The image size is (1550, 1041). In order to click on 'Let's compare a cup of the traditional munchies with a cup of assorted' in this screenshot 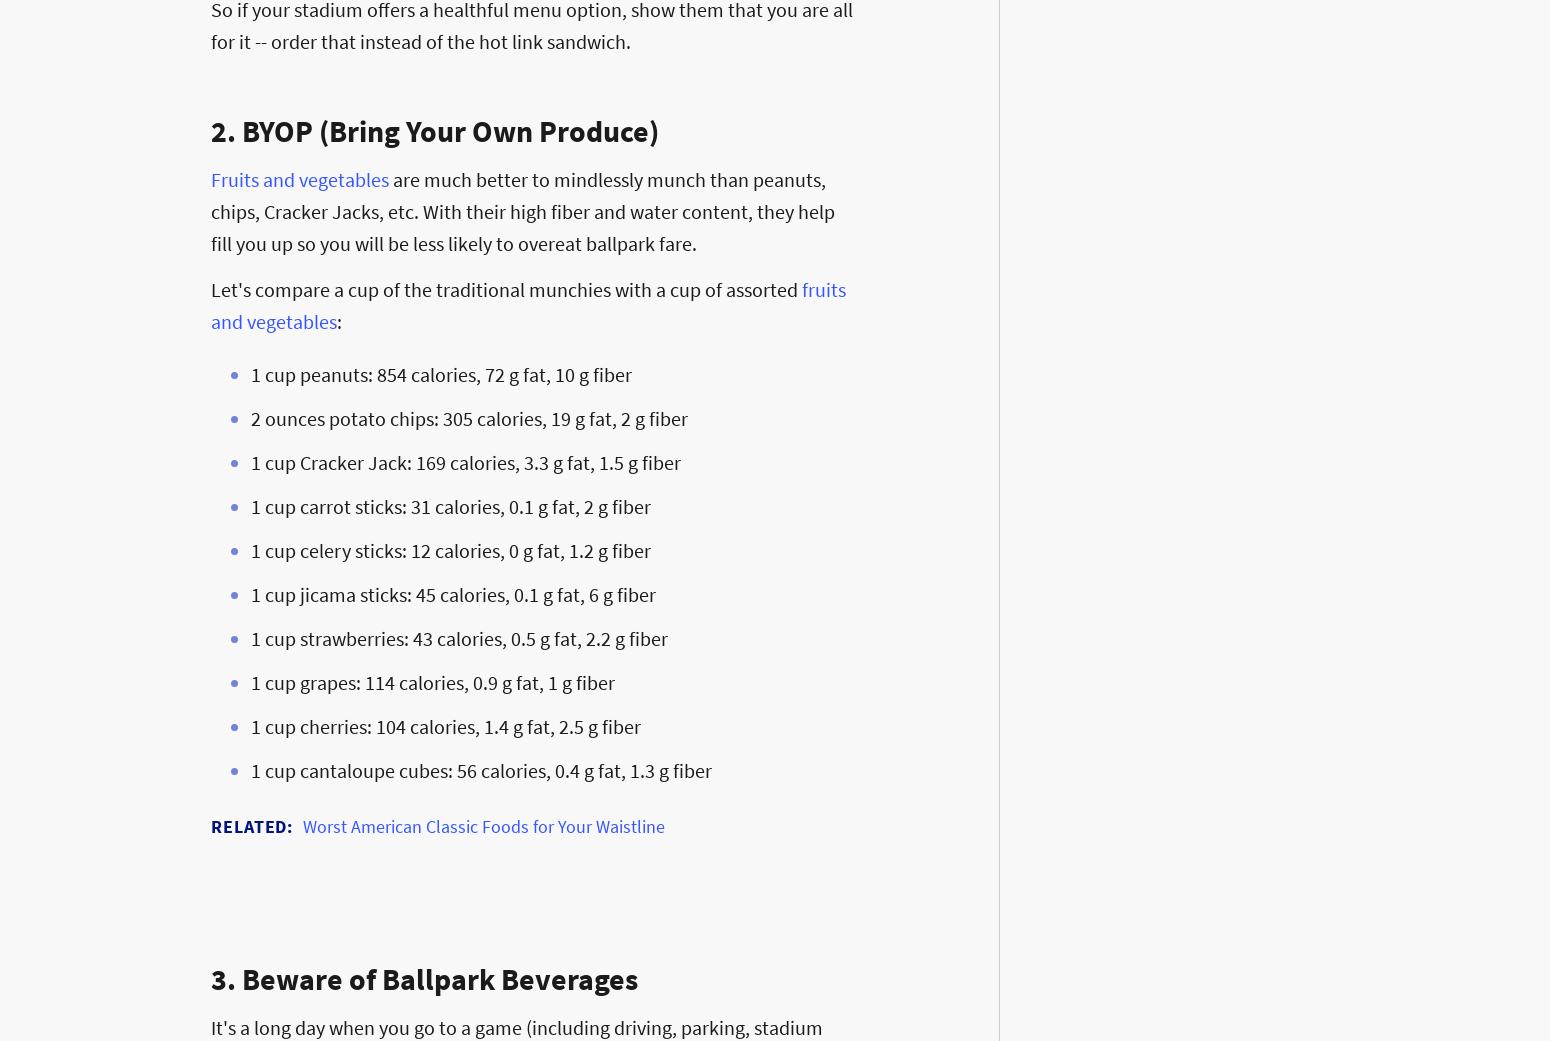, I will do `click(505, 288)`.